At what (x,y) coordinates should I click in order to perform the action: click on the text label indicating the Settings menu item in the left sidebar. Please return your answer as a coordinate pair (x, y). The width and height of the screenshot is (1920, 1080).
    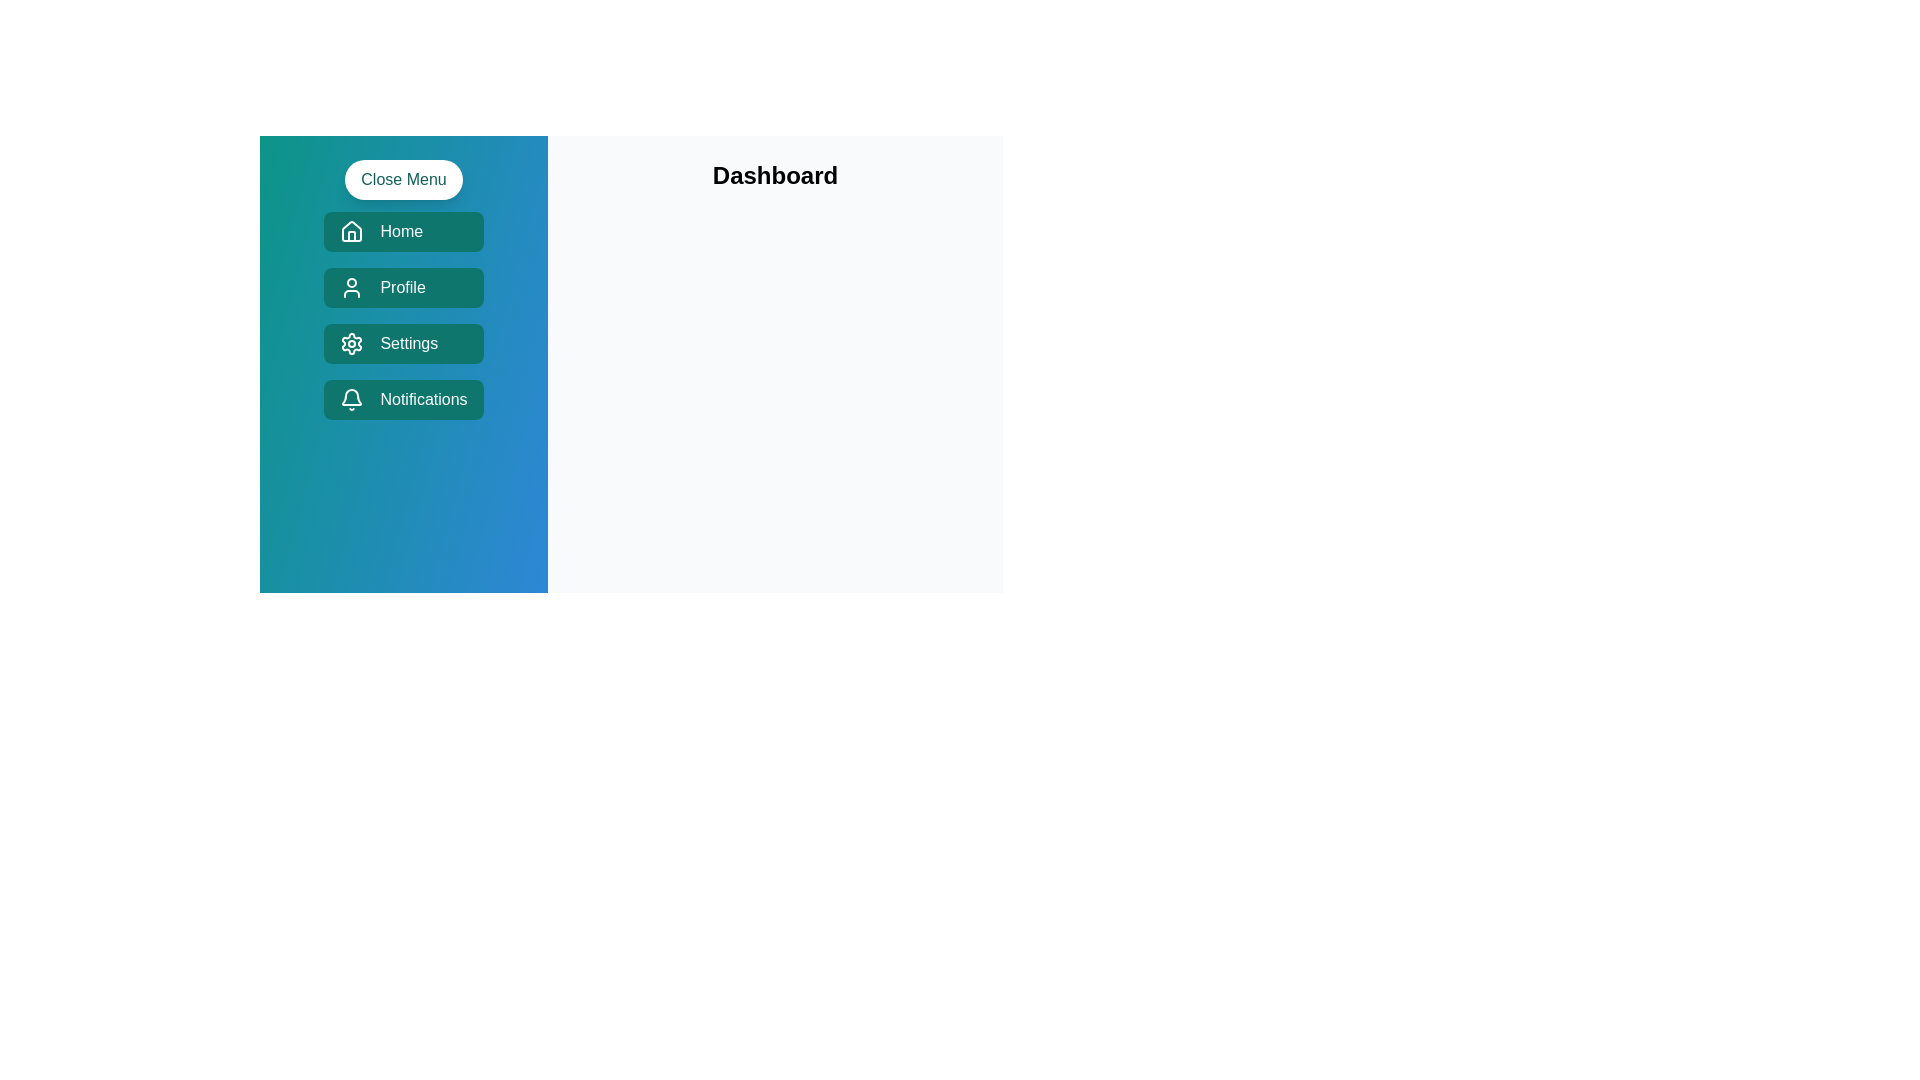
    Looking at the image, I should click on (408, 342).